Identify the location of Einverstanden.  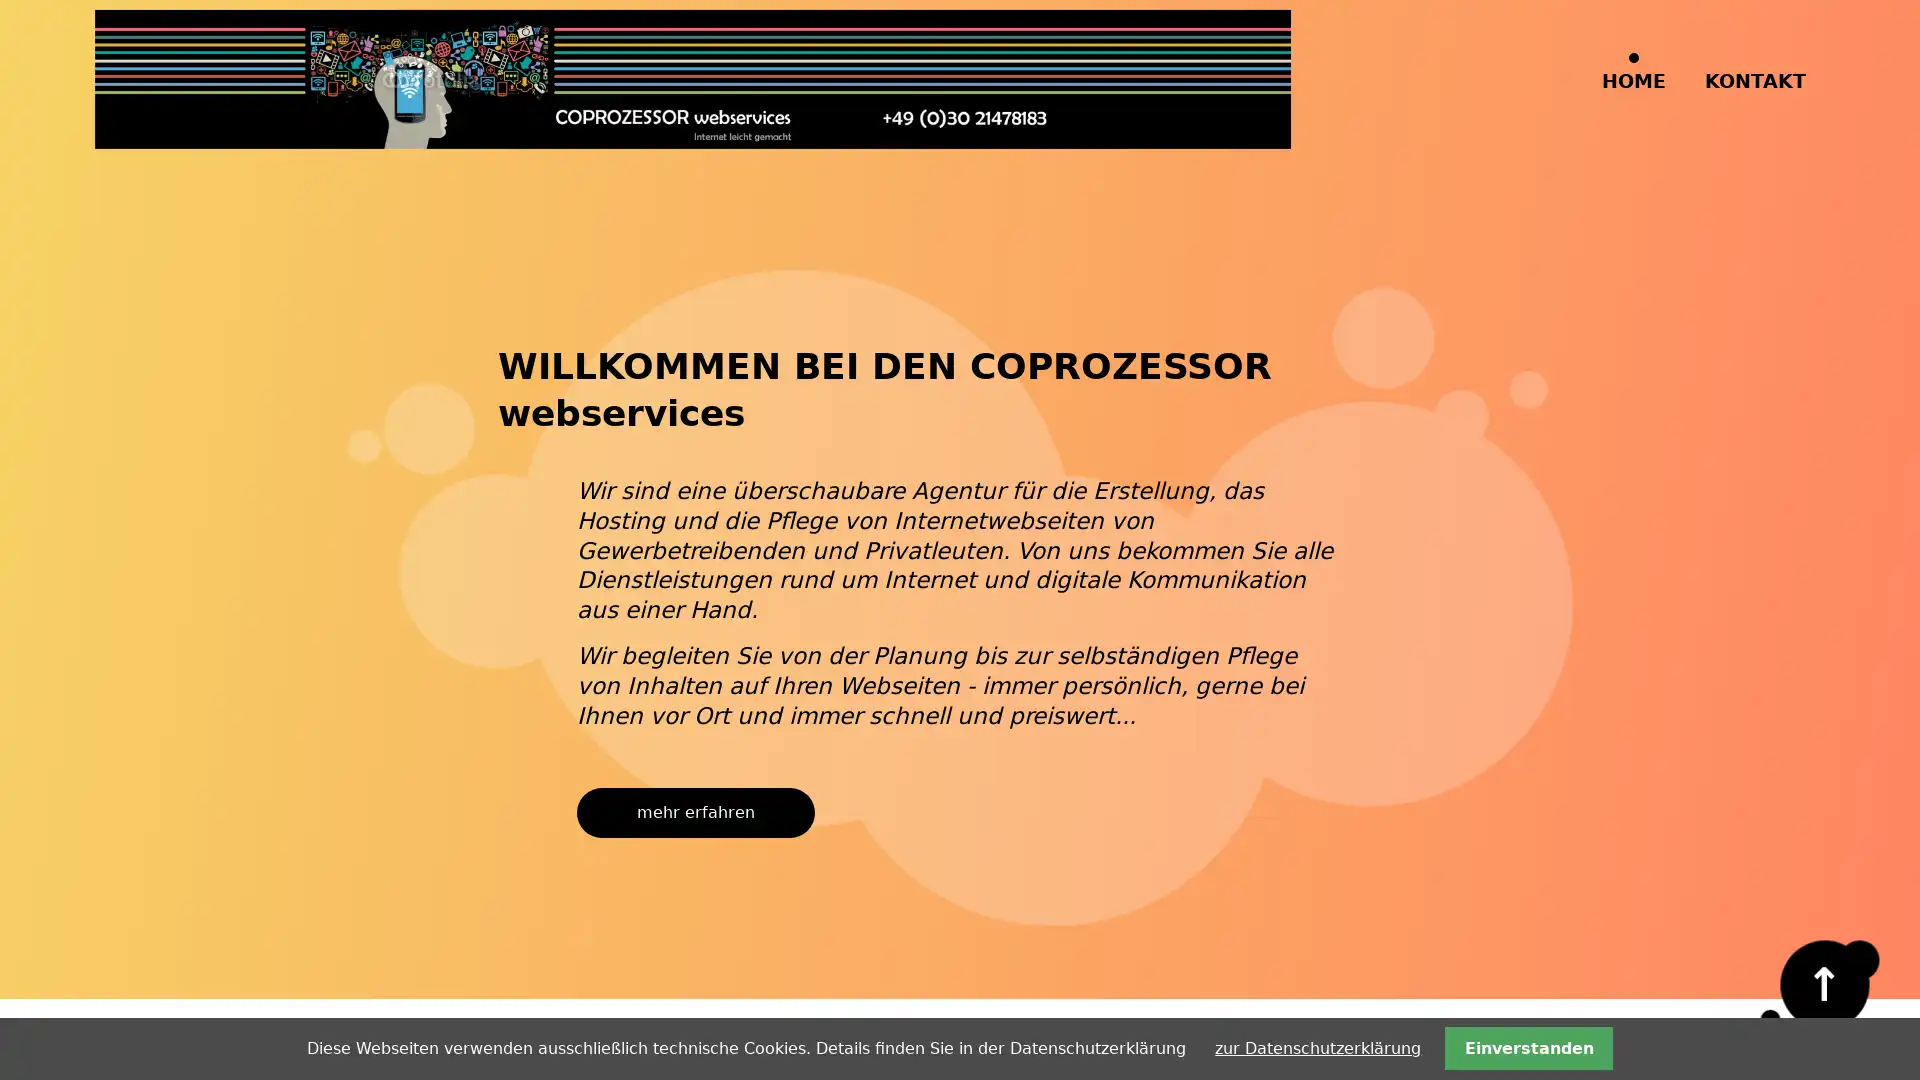
(1527, 1047).